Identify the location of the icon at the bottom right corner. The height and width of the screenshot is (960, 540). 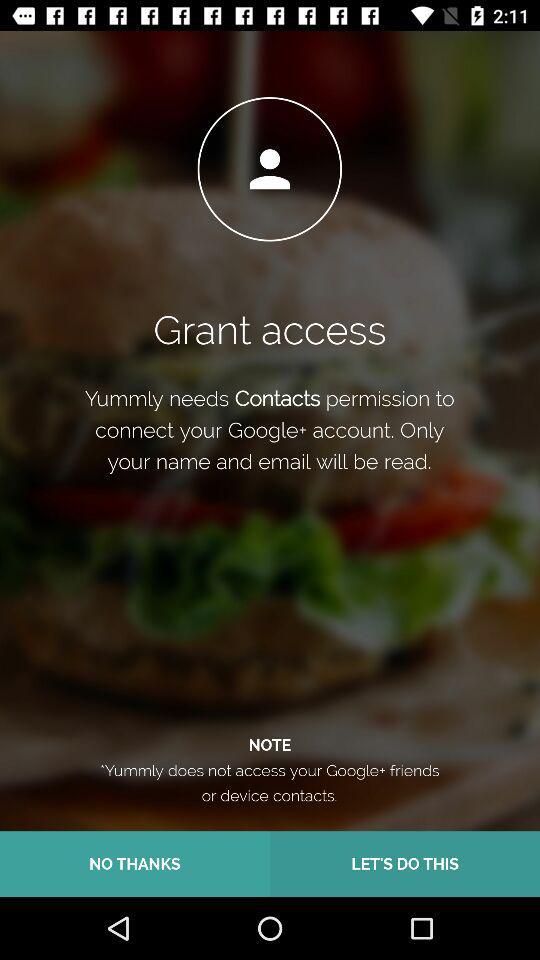
(405, 863).